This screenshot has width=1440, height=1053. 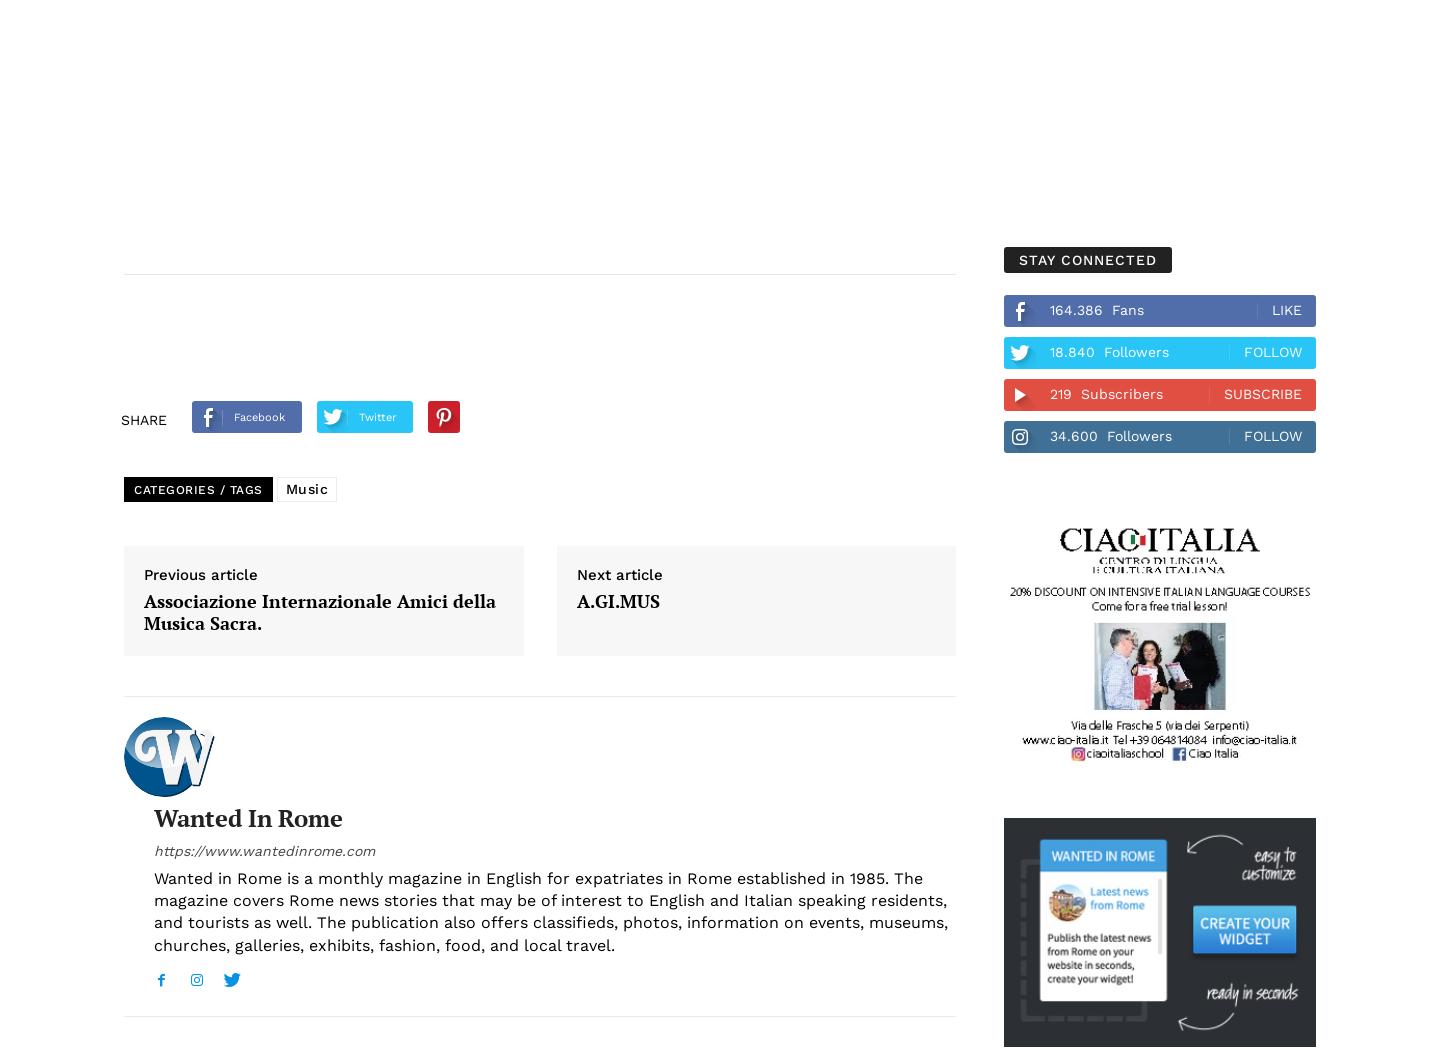 I want to click on 'Music', so click(x=283, y=489).